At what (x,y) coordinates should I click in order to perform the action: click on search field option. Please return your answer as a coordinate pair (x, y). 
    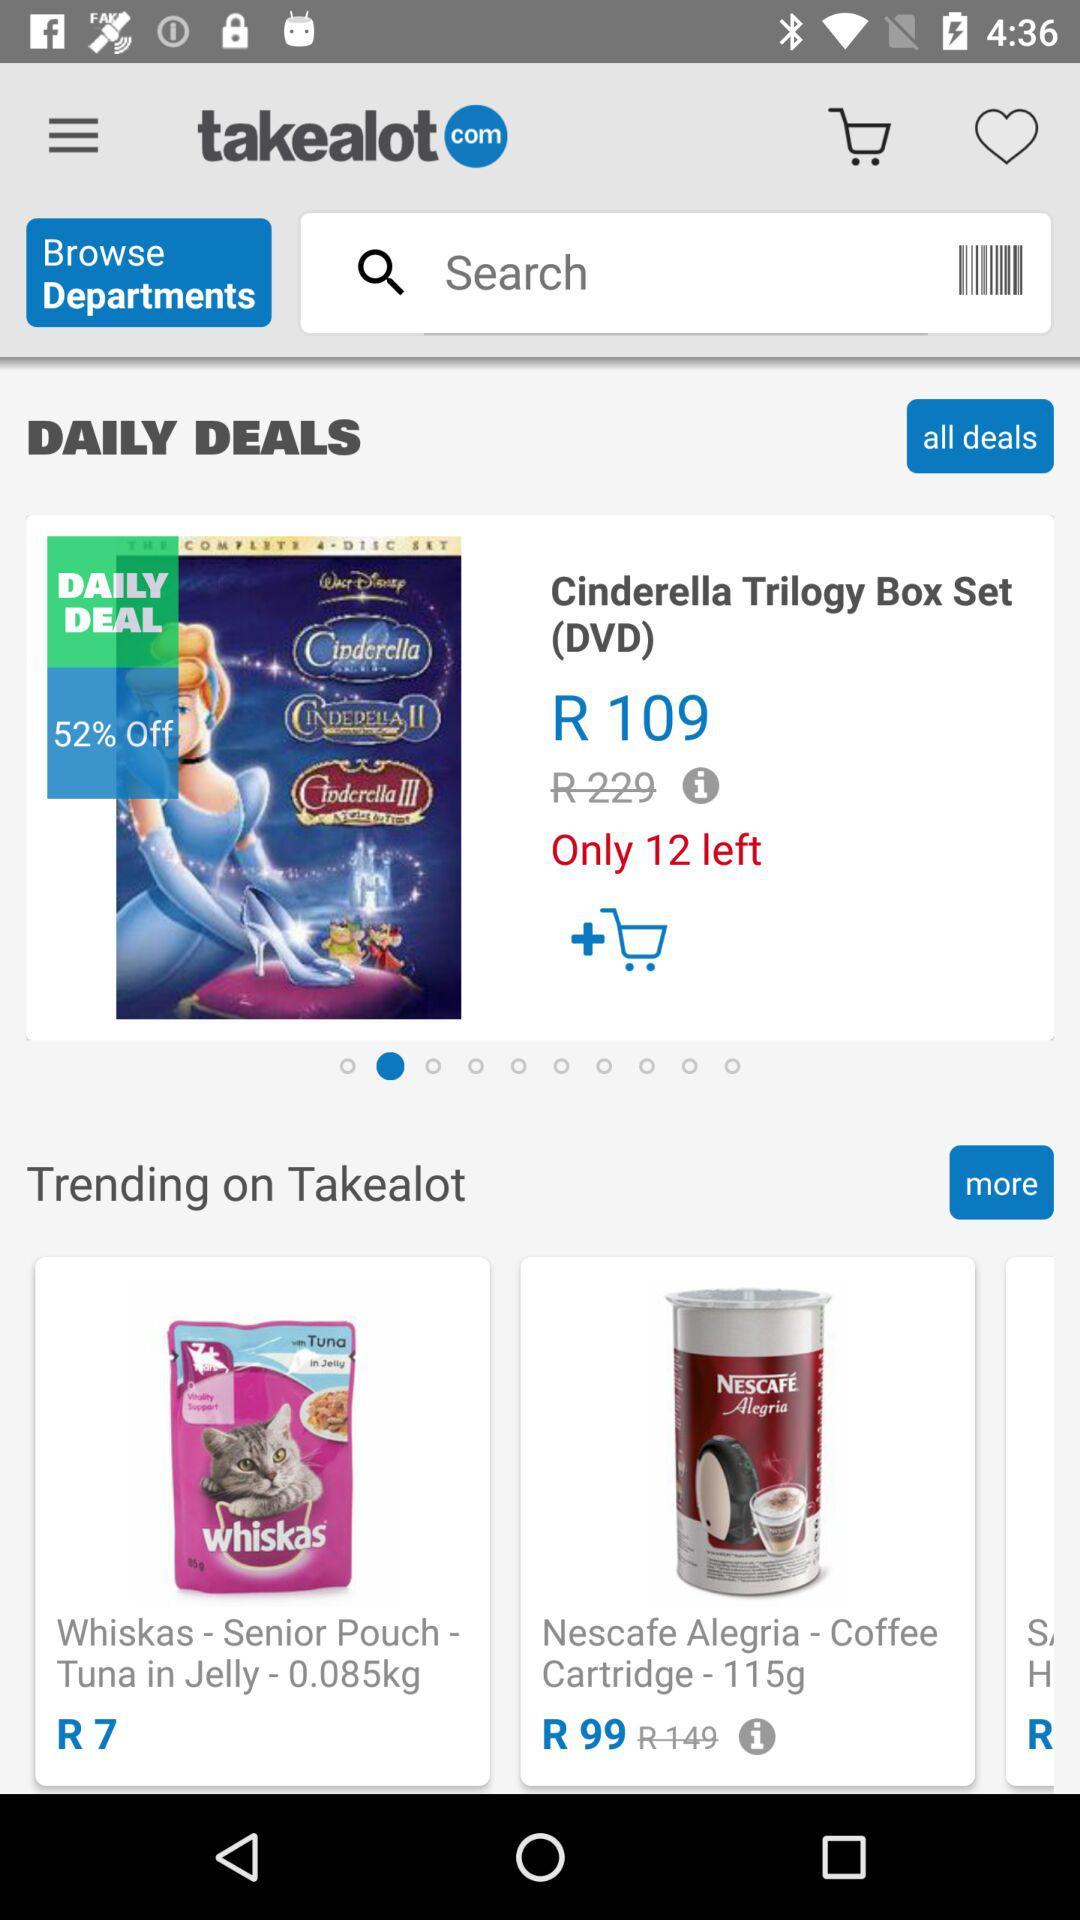
    Looking at the image, I should click on (675, 270).